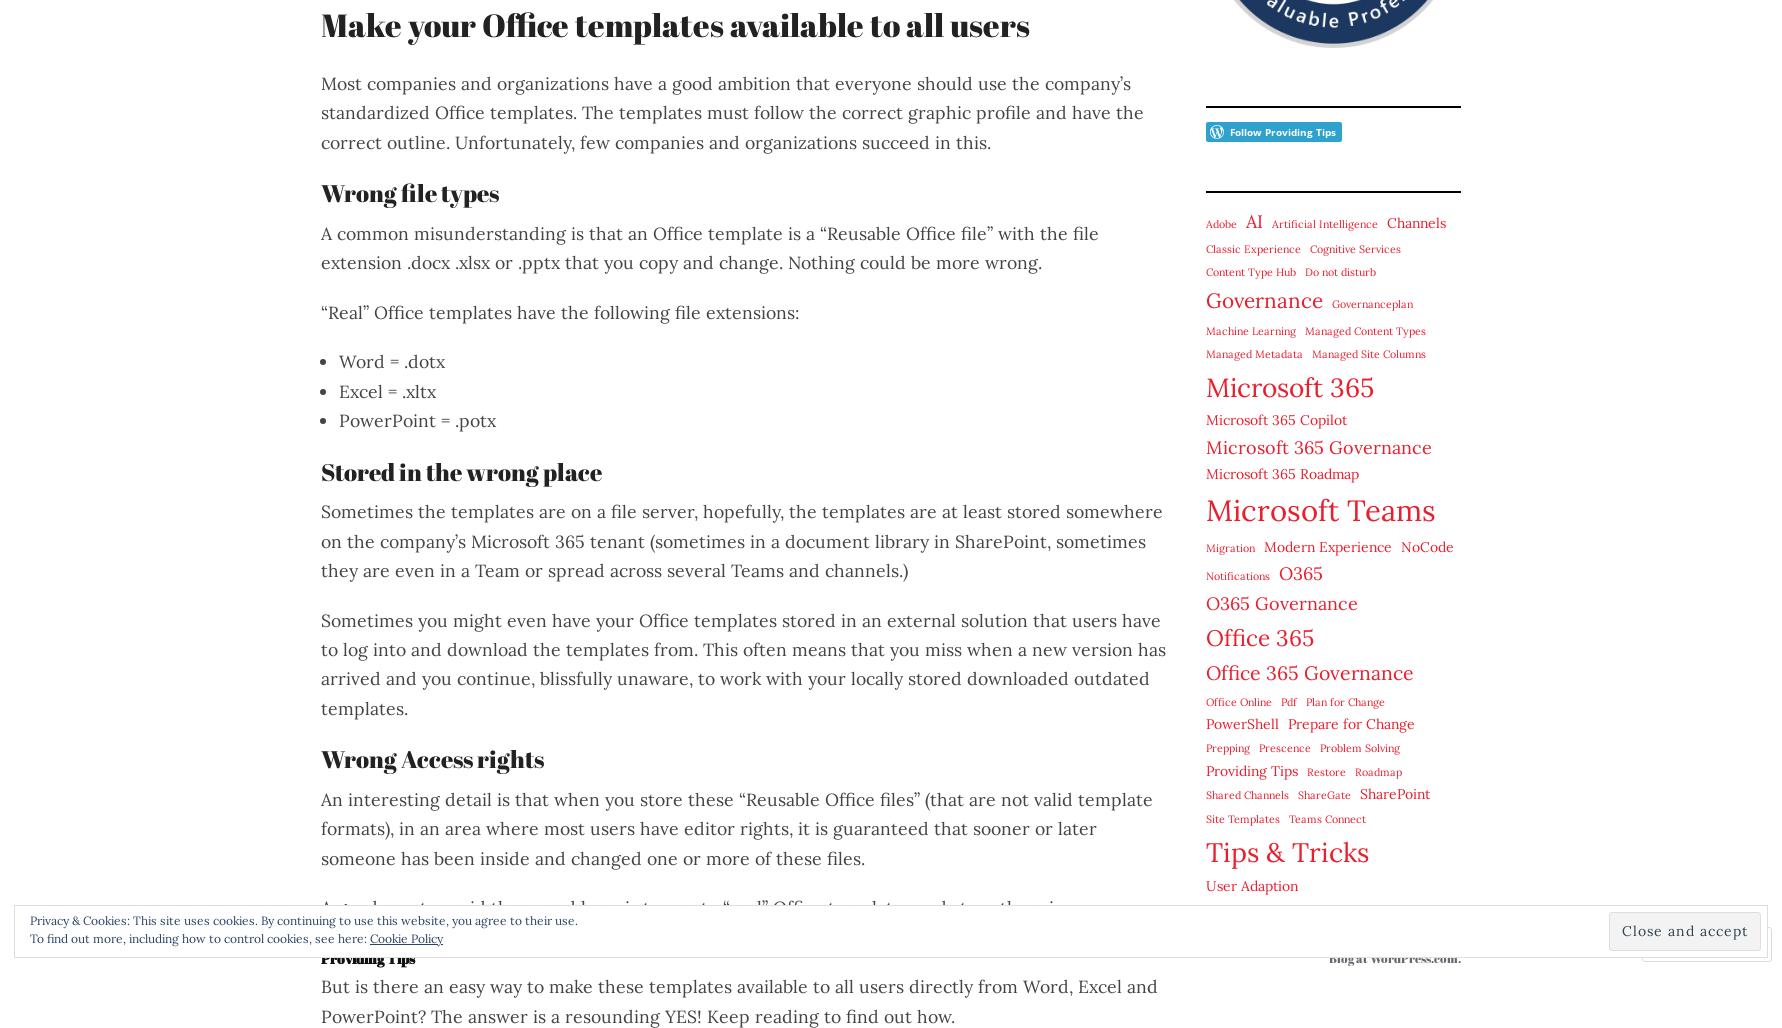 This screenshot has height=1028, width=1782. Describe the element at coordinates (1427, 545) in the screenshot. I see `'NoCode'` at that location.